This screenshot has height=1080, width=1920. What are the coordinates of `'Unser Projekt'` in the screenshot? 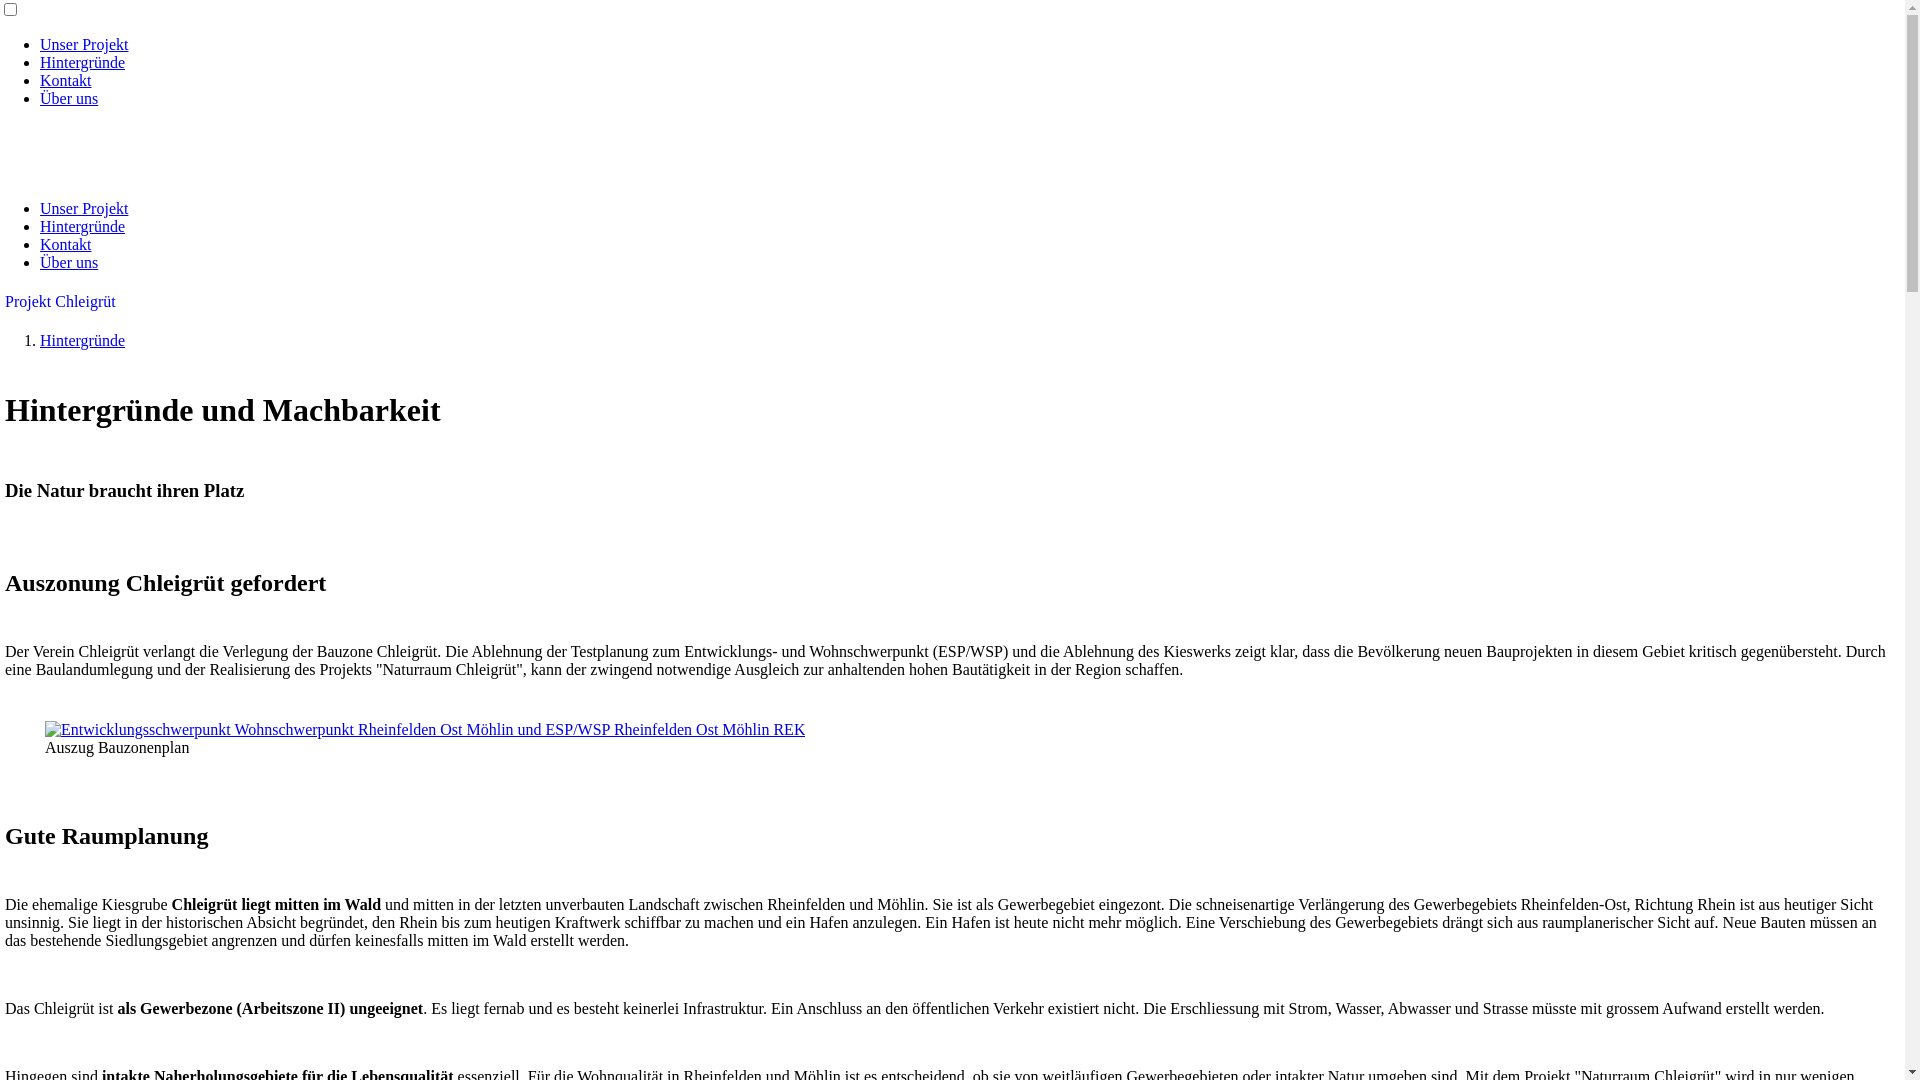 It's located at (82, 208).